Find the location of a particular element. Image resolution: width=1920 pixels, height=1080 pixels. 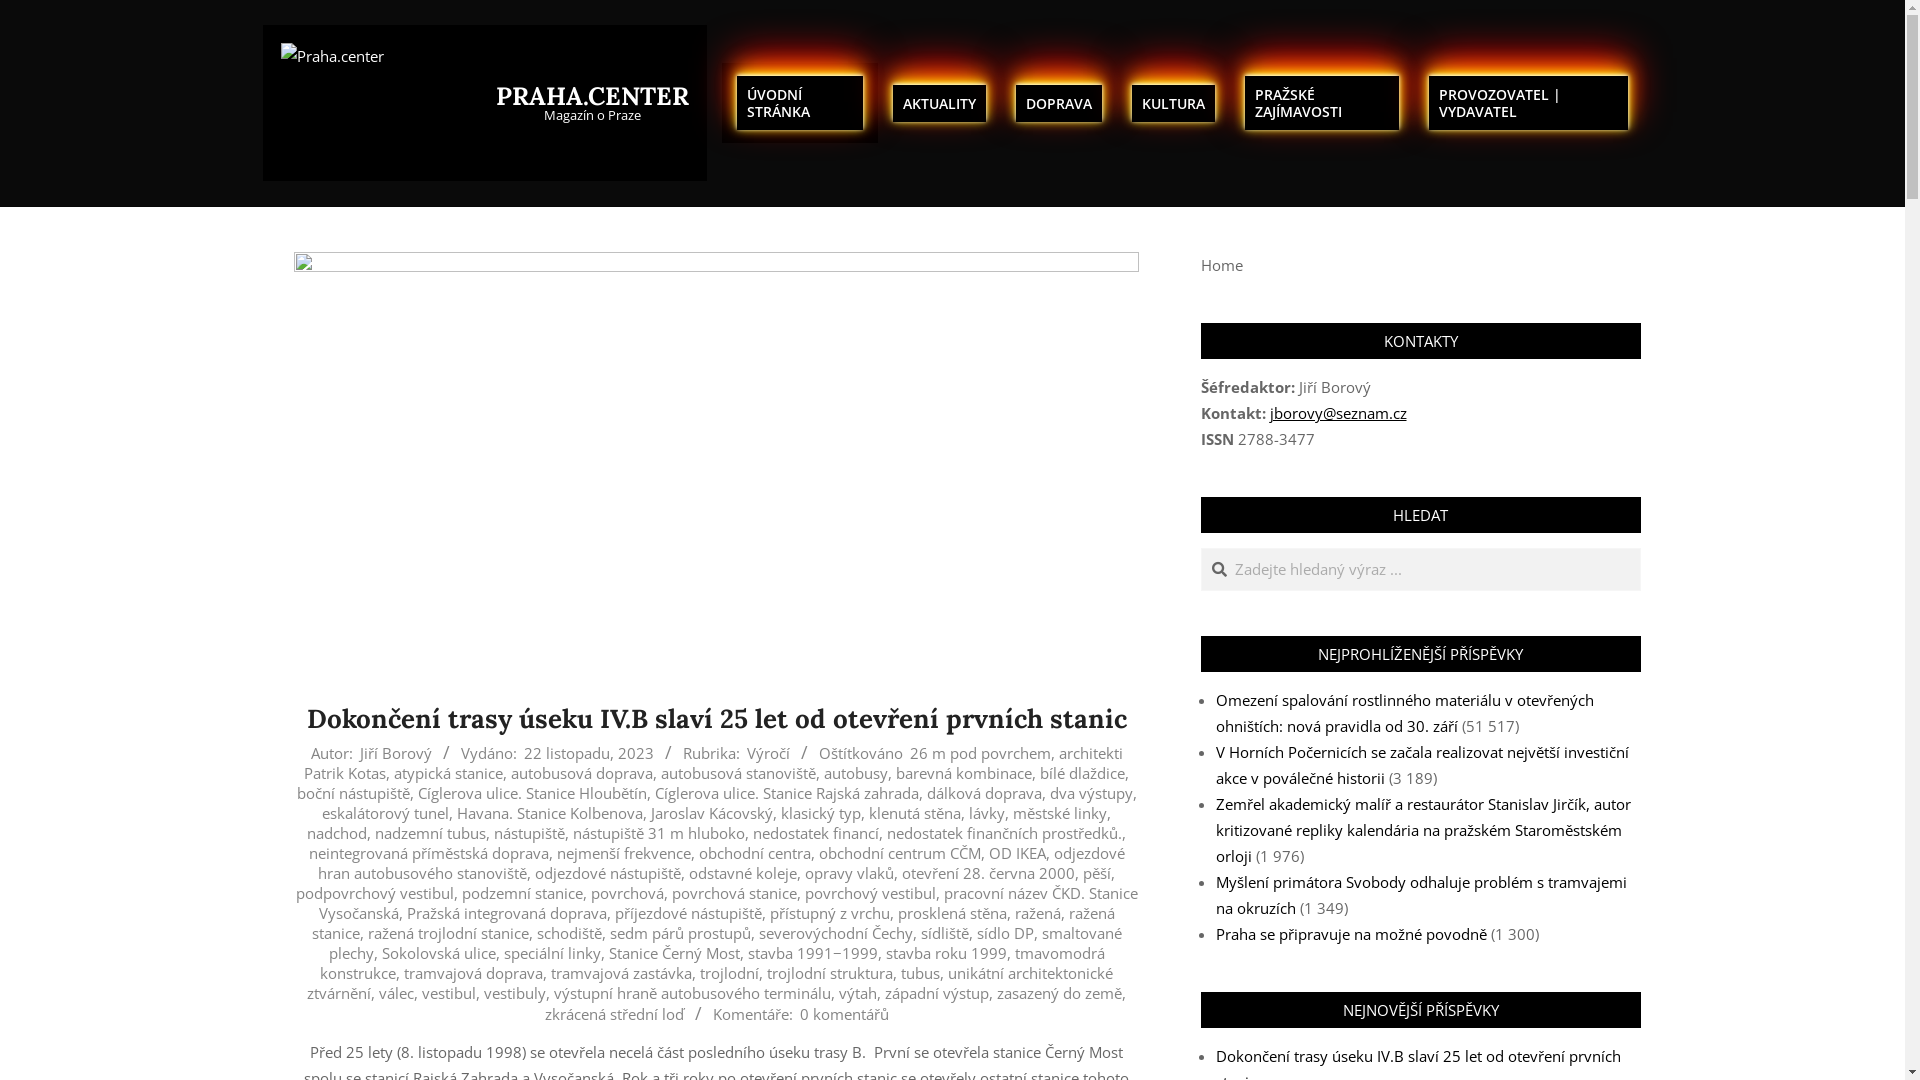

'AKTUALITY' is located at coordinates (878, 103).